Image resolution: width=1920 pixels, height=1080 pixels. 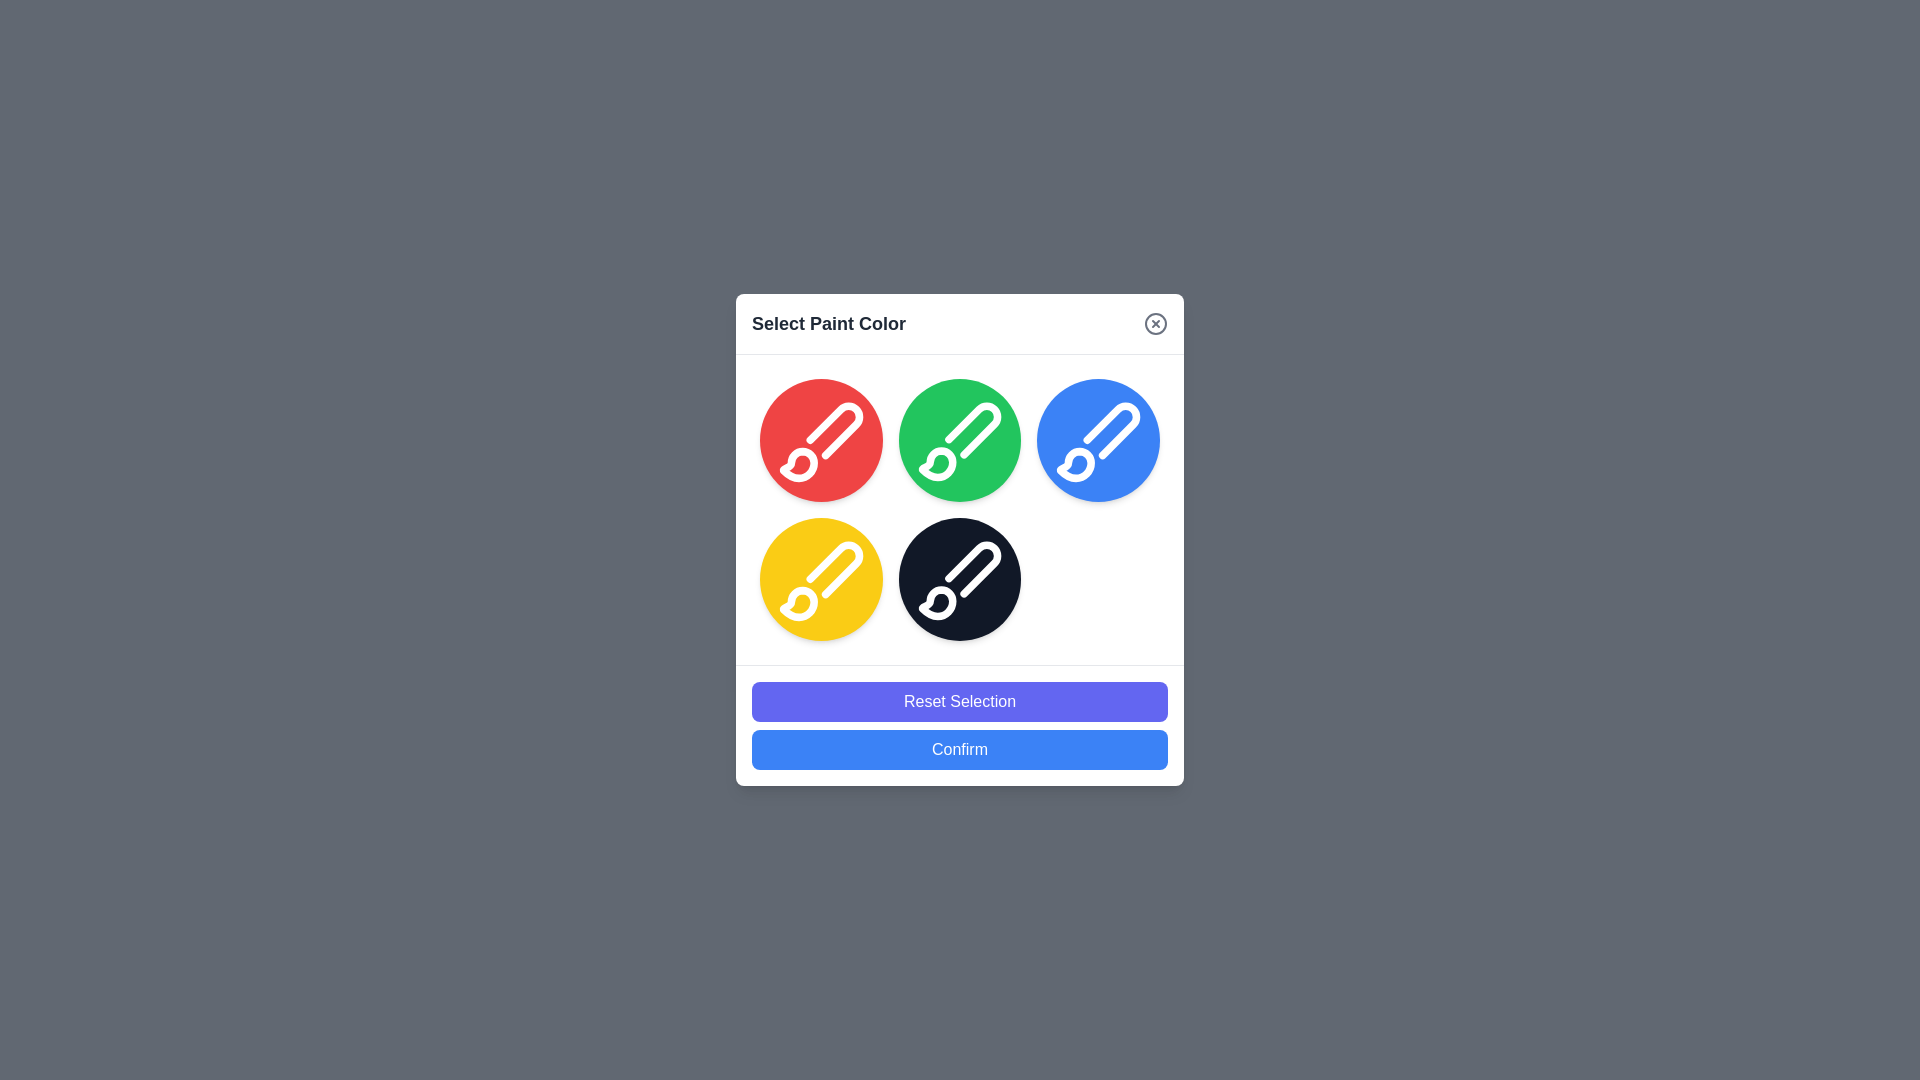 I want to click on 'Confirm' button to confirm the selection, so click(x=960, y=749).